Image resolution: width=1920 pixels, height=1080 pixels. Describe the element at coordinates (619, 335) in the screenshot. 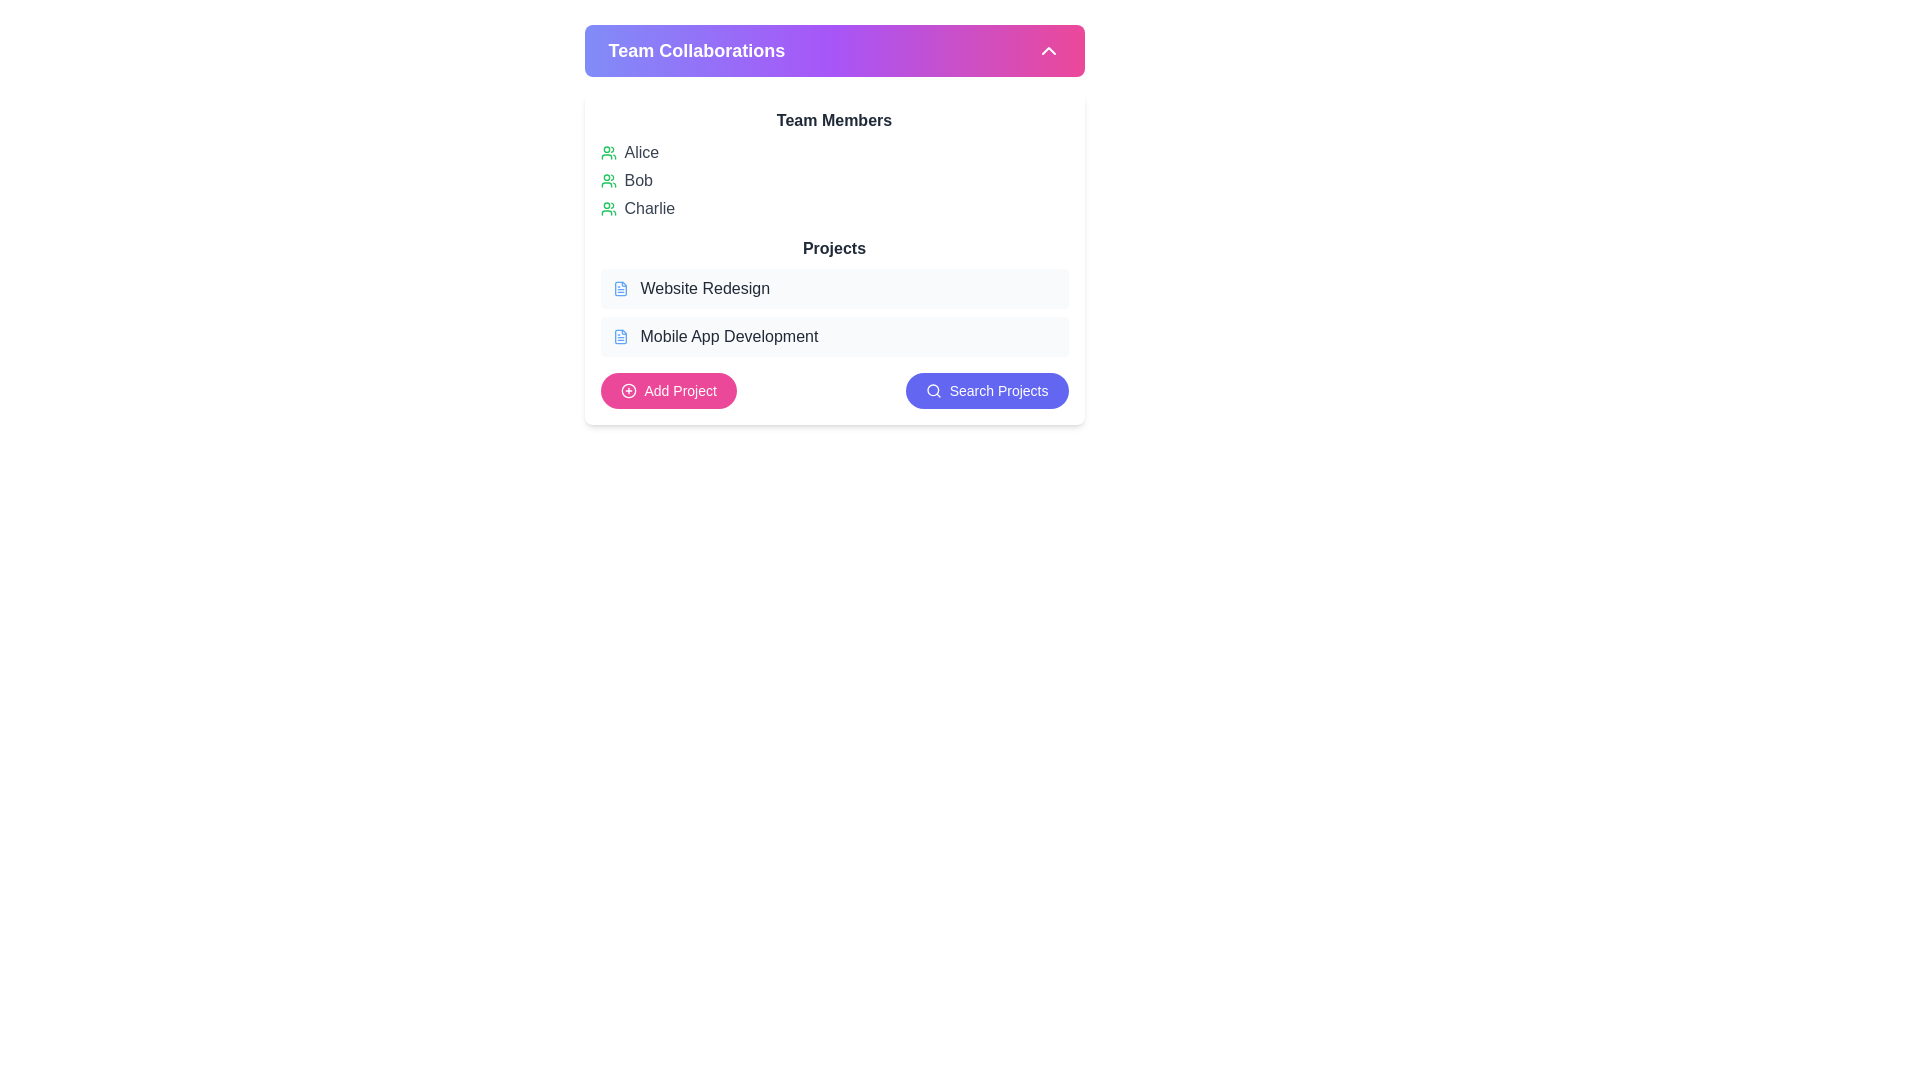

I see `the small blue-colored file icon with lines inside, located to the left of the 'Mobile App Development' label in the 'Projects' section of the 'Team Collaborations' interface card` at that location.